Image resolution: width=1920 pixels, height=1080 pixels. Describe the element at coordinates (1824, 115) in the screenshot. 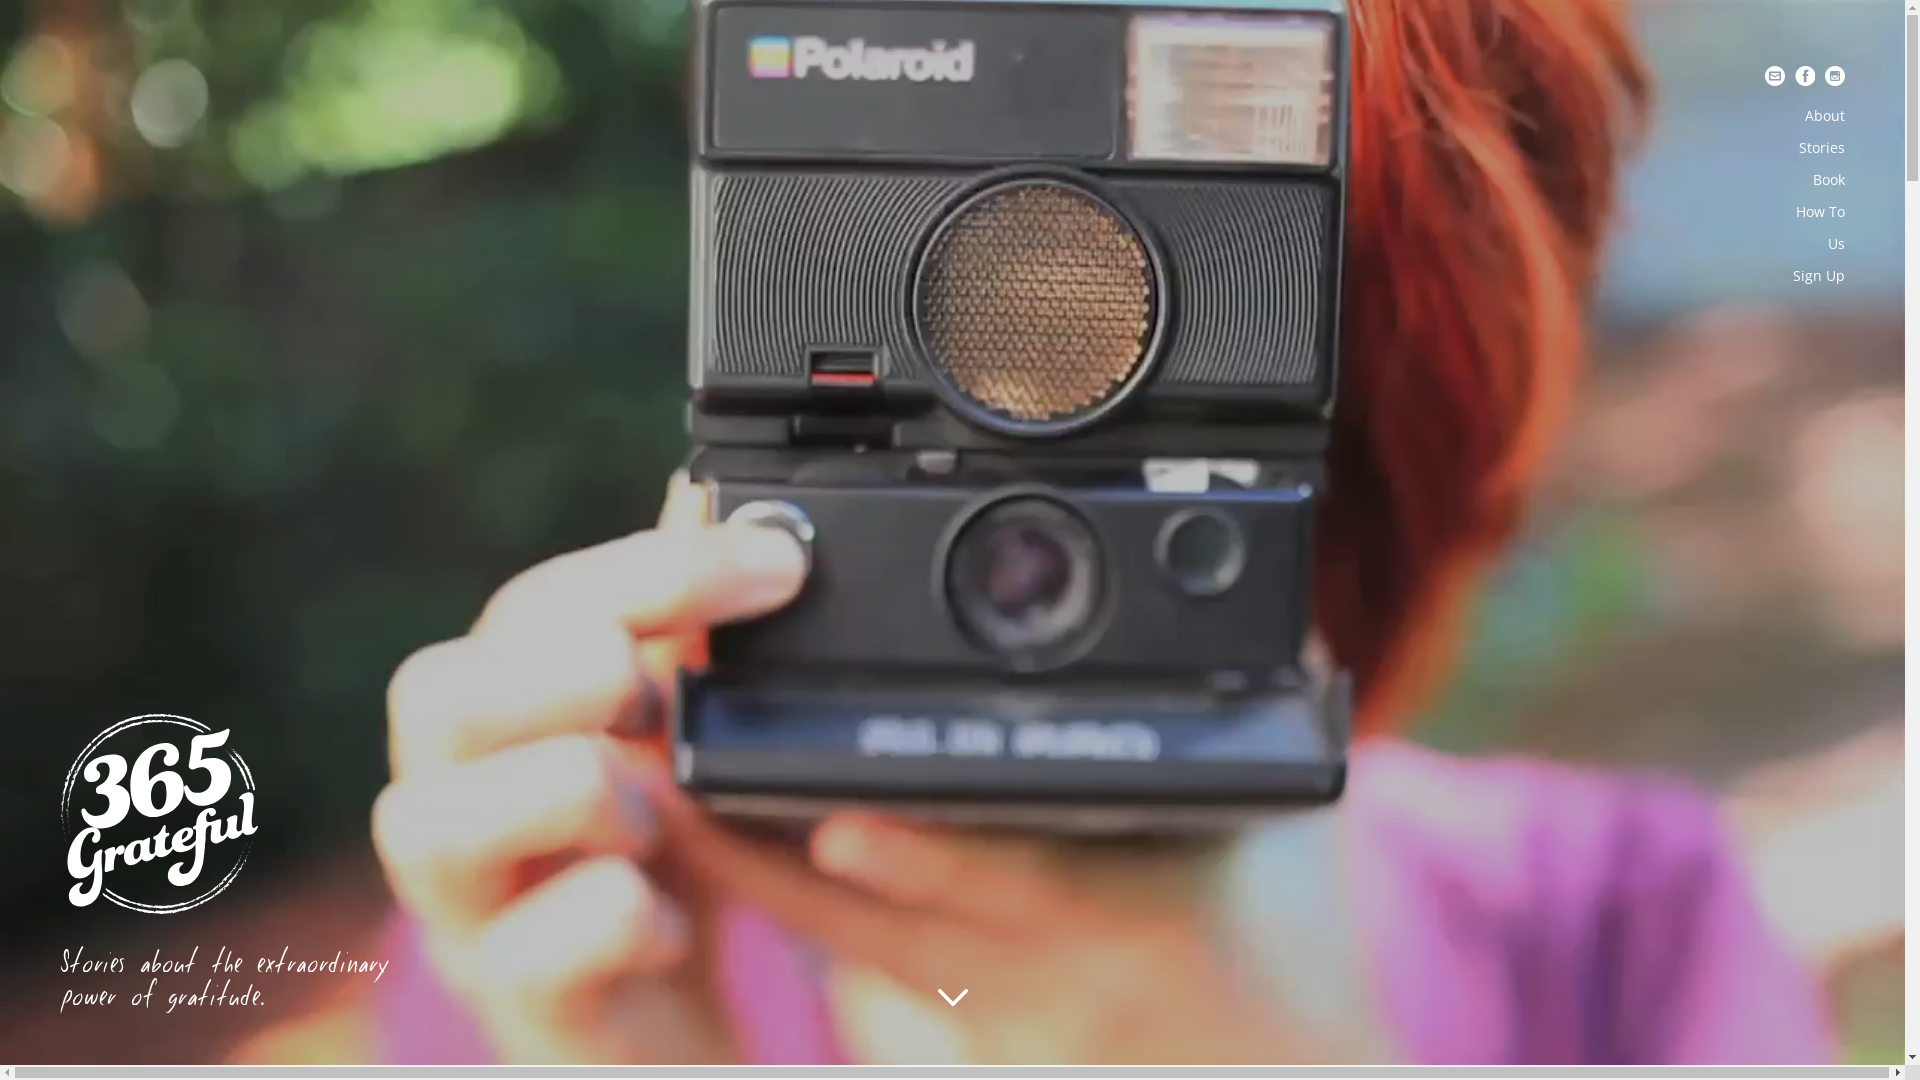

I see `'About'` at that location.